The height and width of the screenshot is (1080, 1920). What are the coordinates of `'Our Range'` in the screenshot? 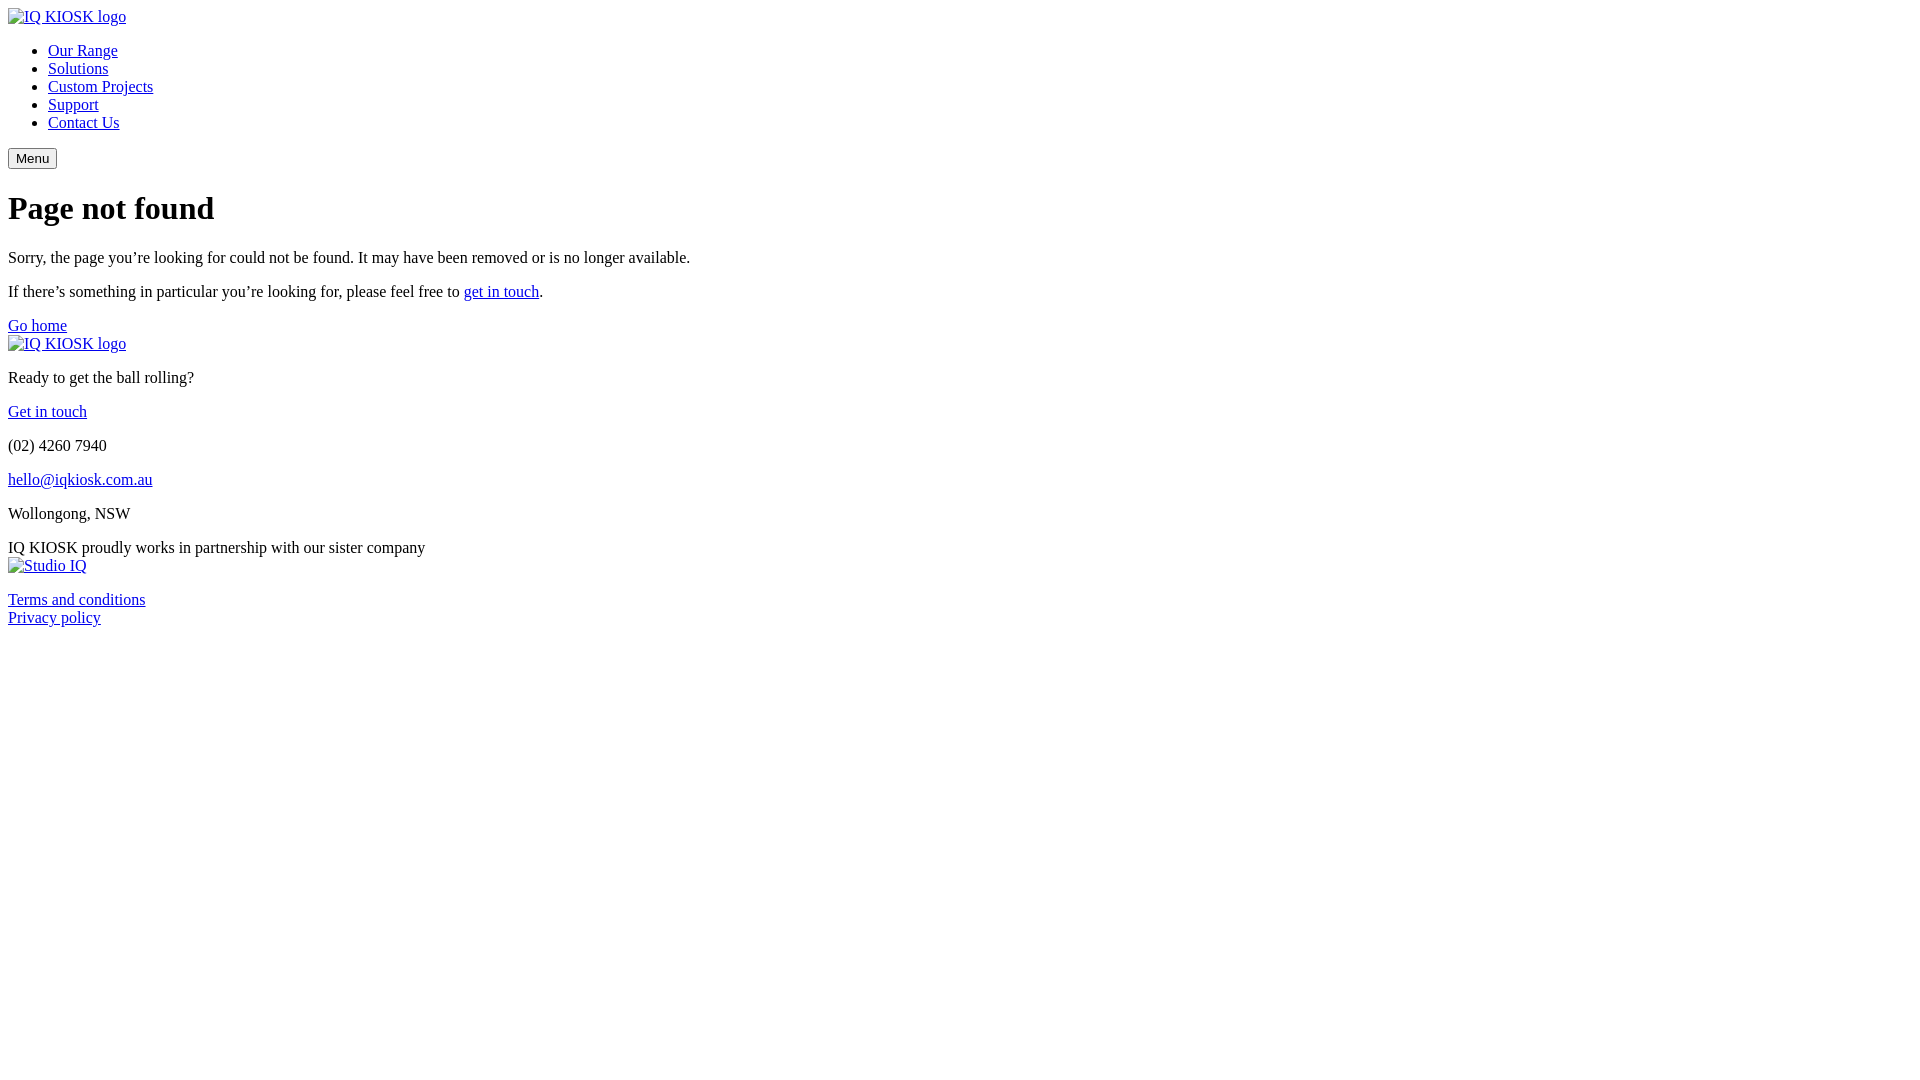 It's located at (81, 49).